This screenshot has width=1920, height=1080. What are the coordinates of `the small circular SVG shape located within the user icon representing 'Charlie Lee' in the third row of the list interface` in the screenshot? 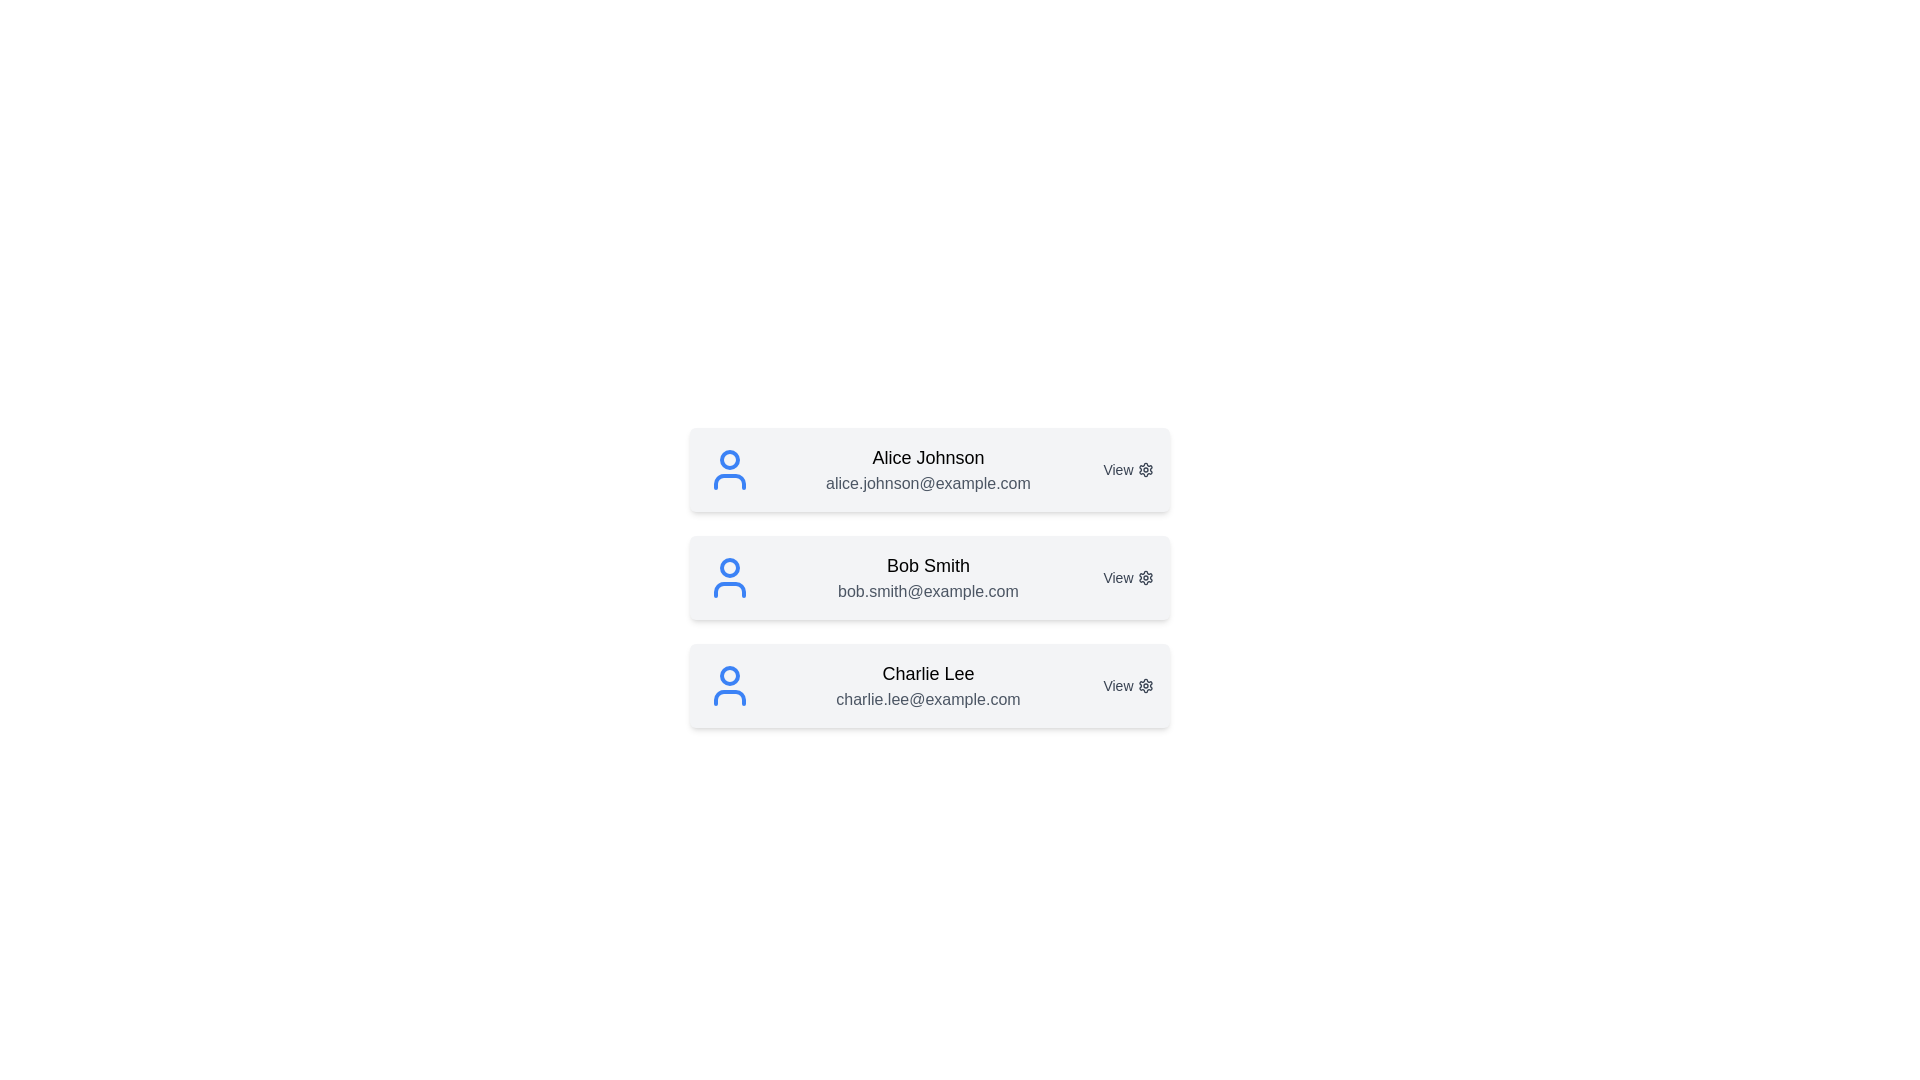 It's located at (728, 675).